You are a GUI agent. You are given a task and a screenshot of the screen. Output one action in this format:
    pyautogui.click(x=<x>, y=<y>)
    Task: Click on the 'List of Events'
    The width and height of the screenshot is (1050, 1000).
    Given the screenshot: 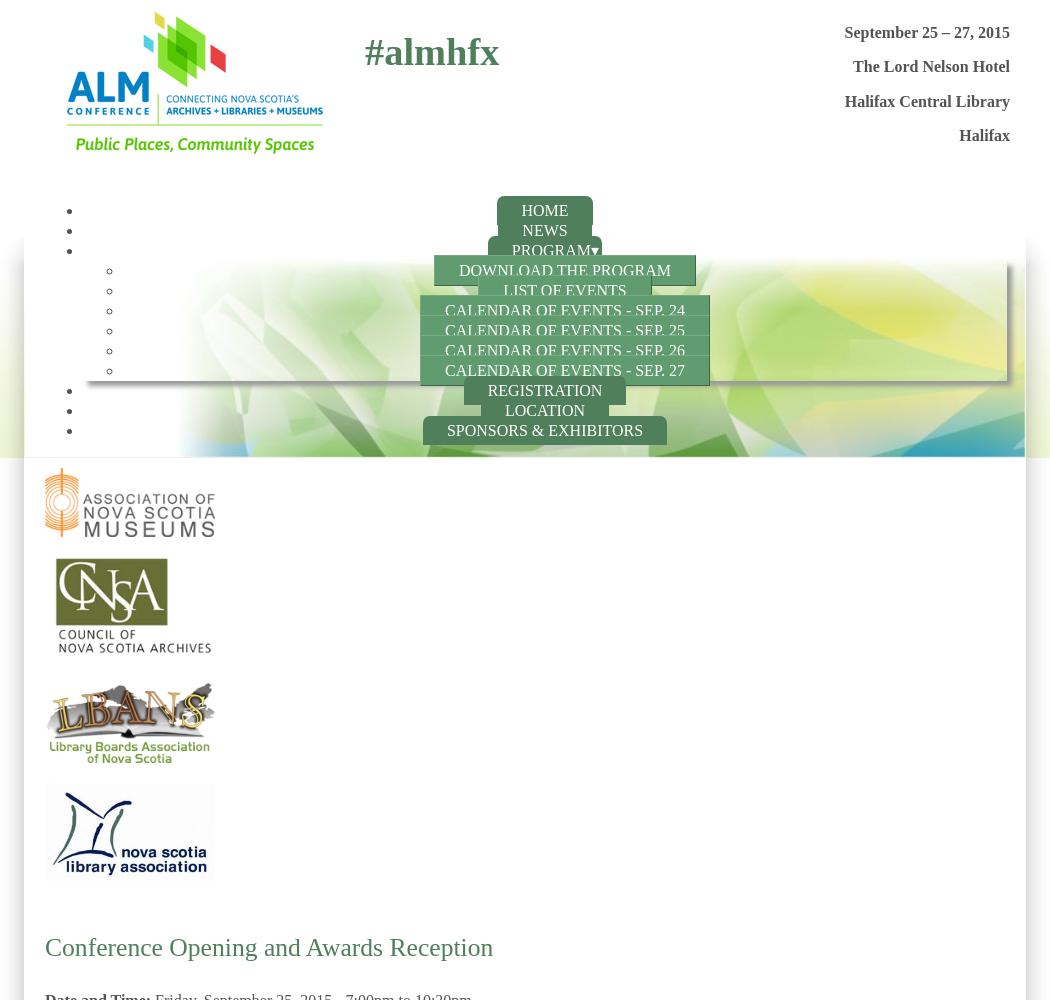 What is the action you would take?
    pyautogui.click(x=563, y=290)
    